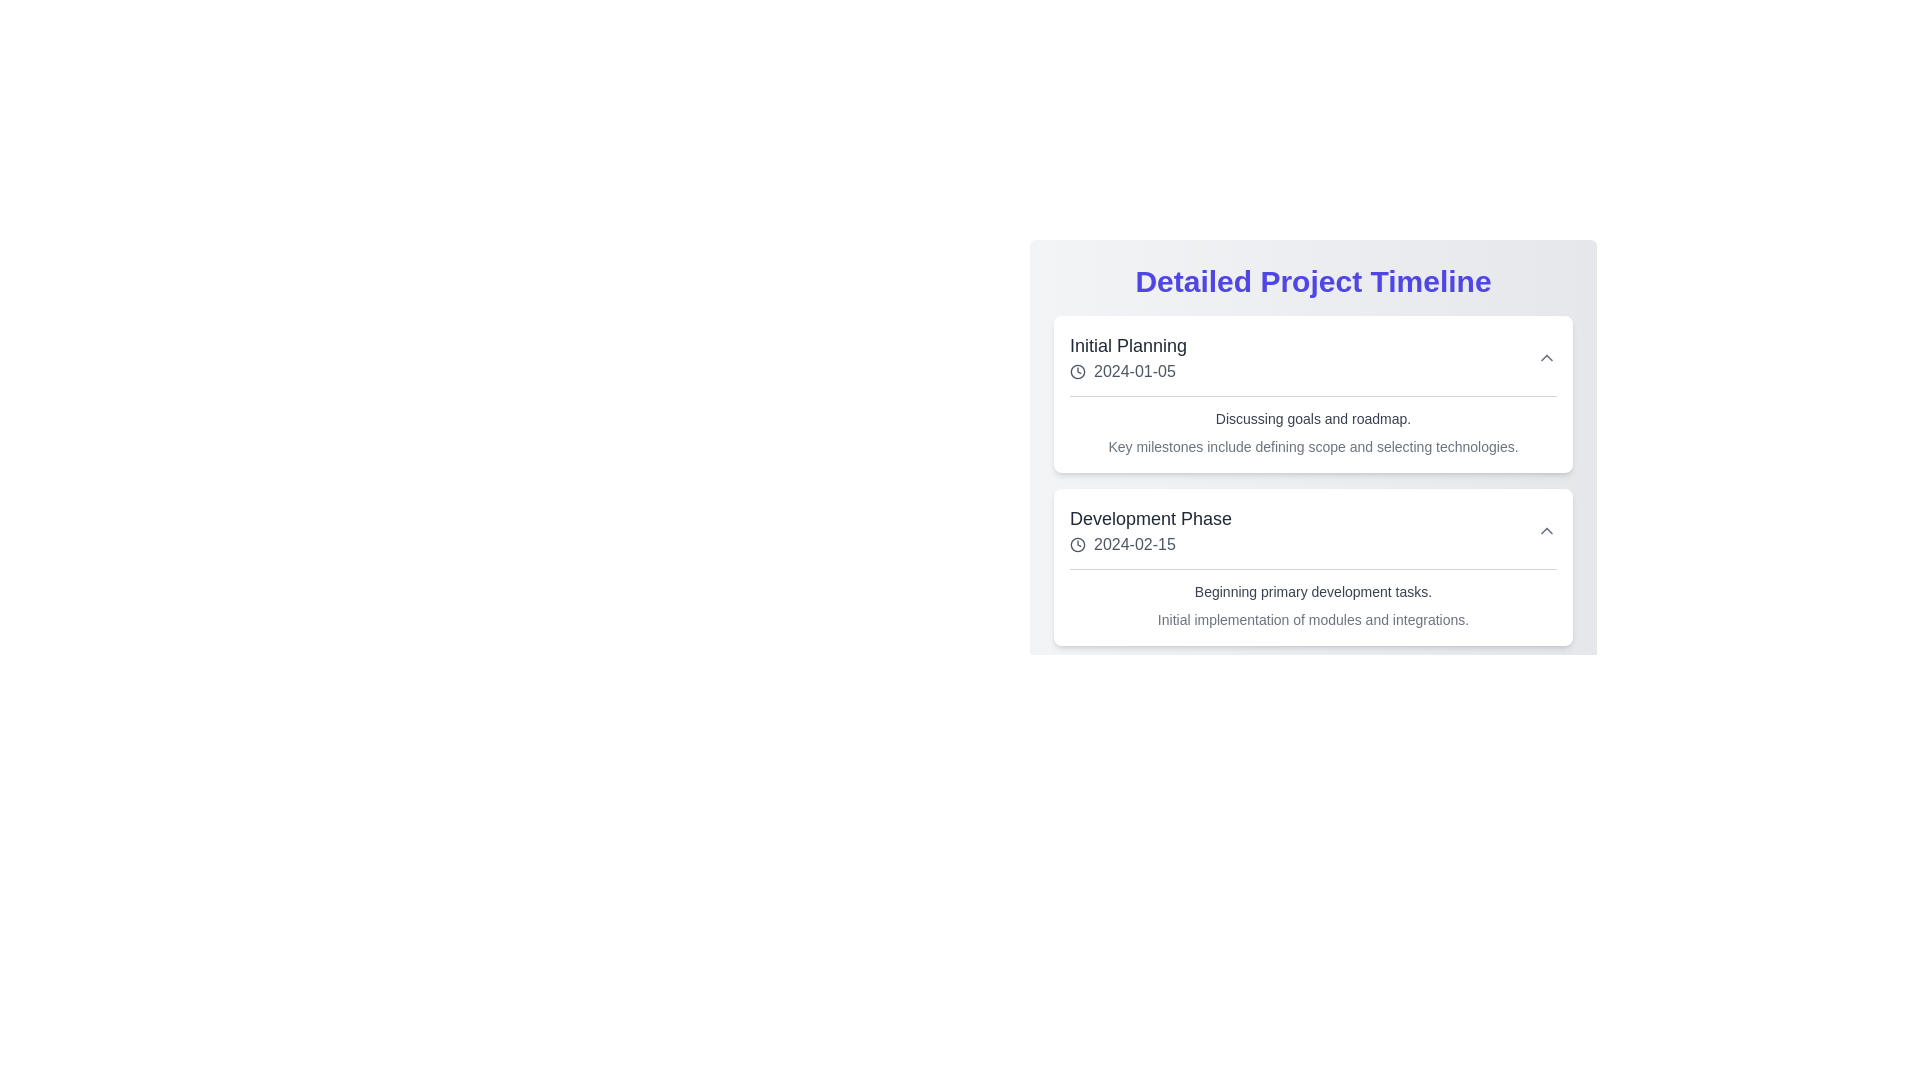 The width and height of the screenshot is (1920, 1080). I want to click on the Text Label that conveys additional details about the goals and roadmap discussed during the initial planning phase, which is located just below the title and date in the 'Initial Planning' section, so click(1313, 418).